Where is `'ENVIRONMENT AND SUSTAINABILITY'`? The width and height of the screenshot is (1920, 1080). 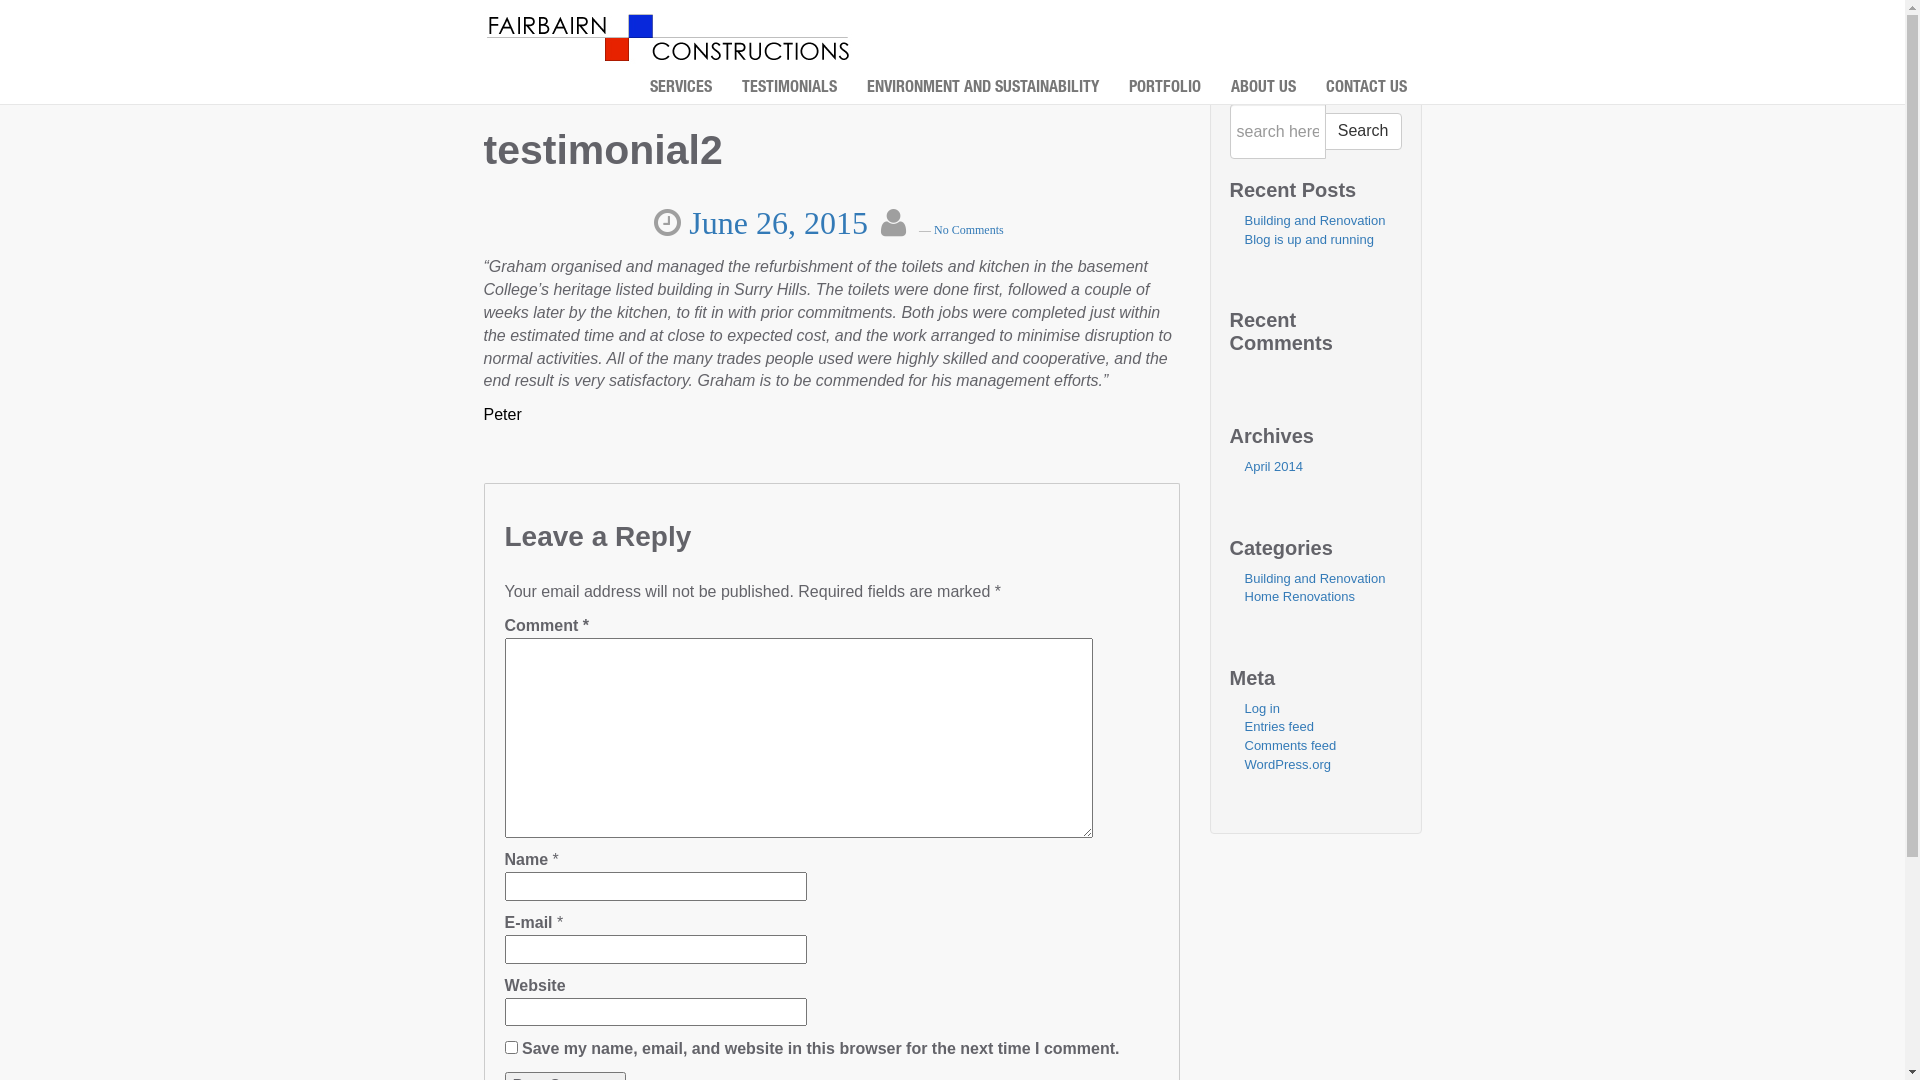 'ENVIRONMENT AND SUSTAINABILITY' is located at coordinates (983, 87).